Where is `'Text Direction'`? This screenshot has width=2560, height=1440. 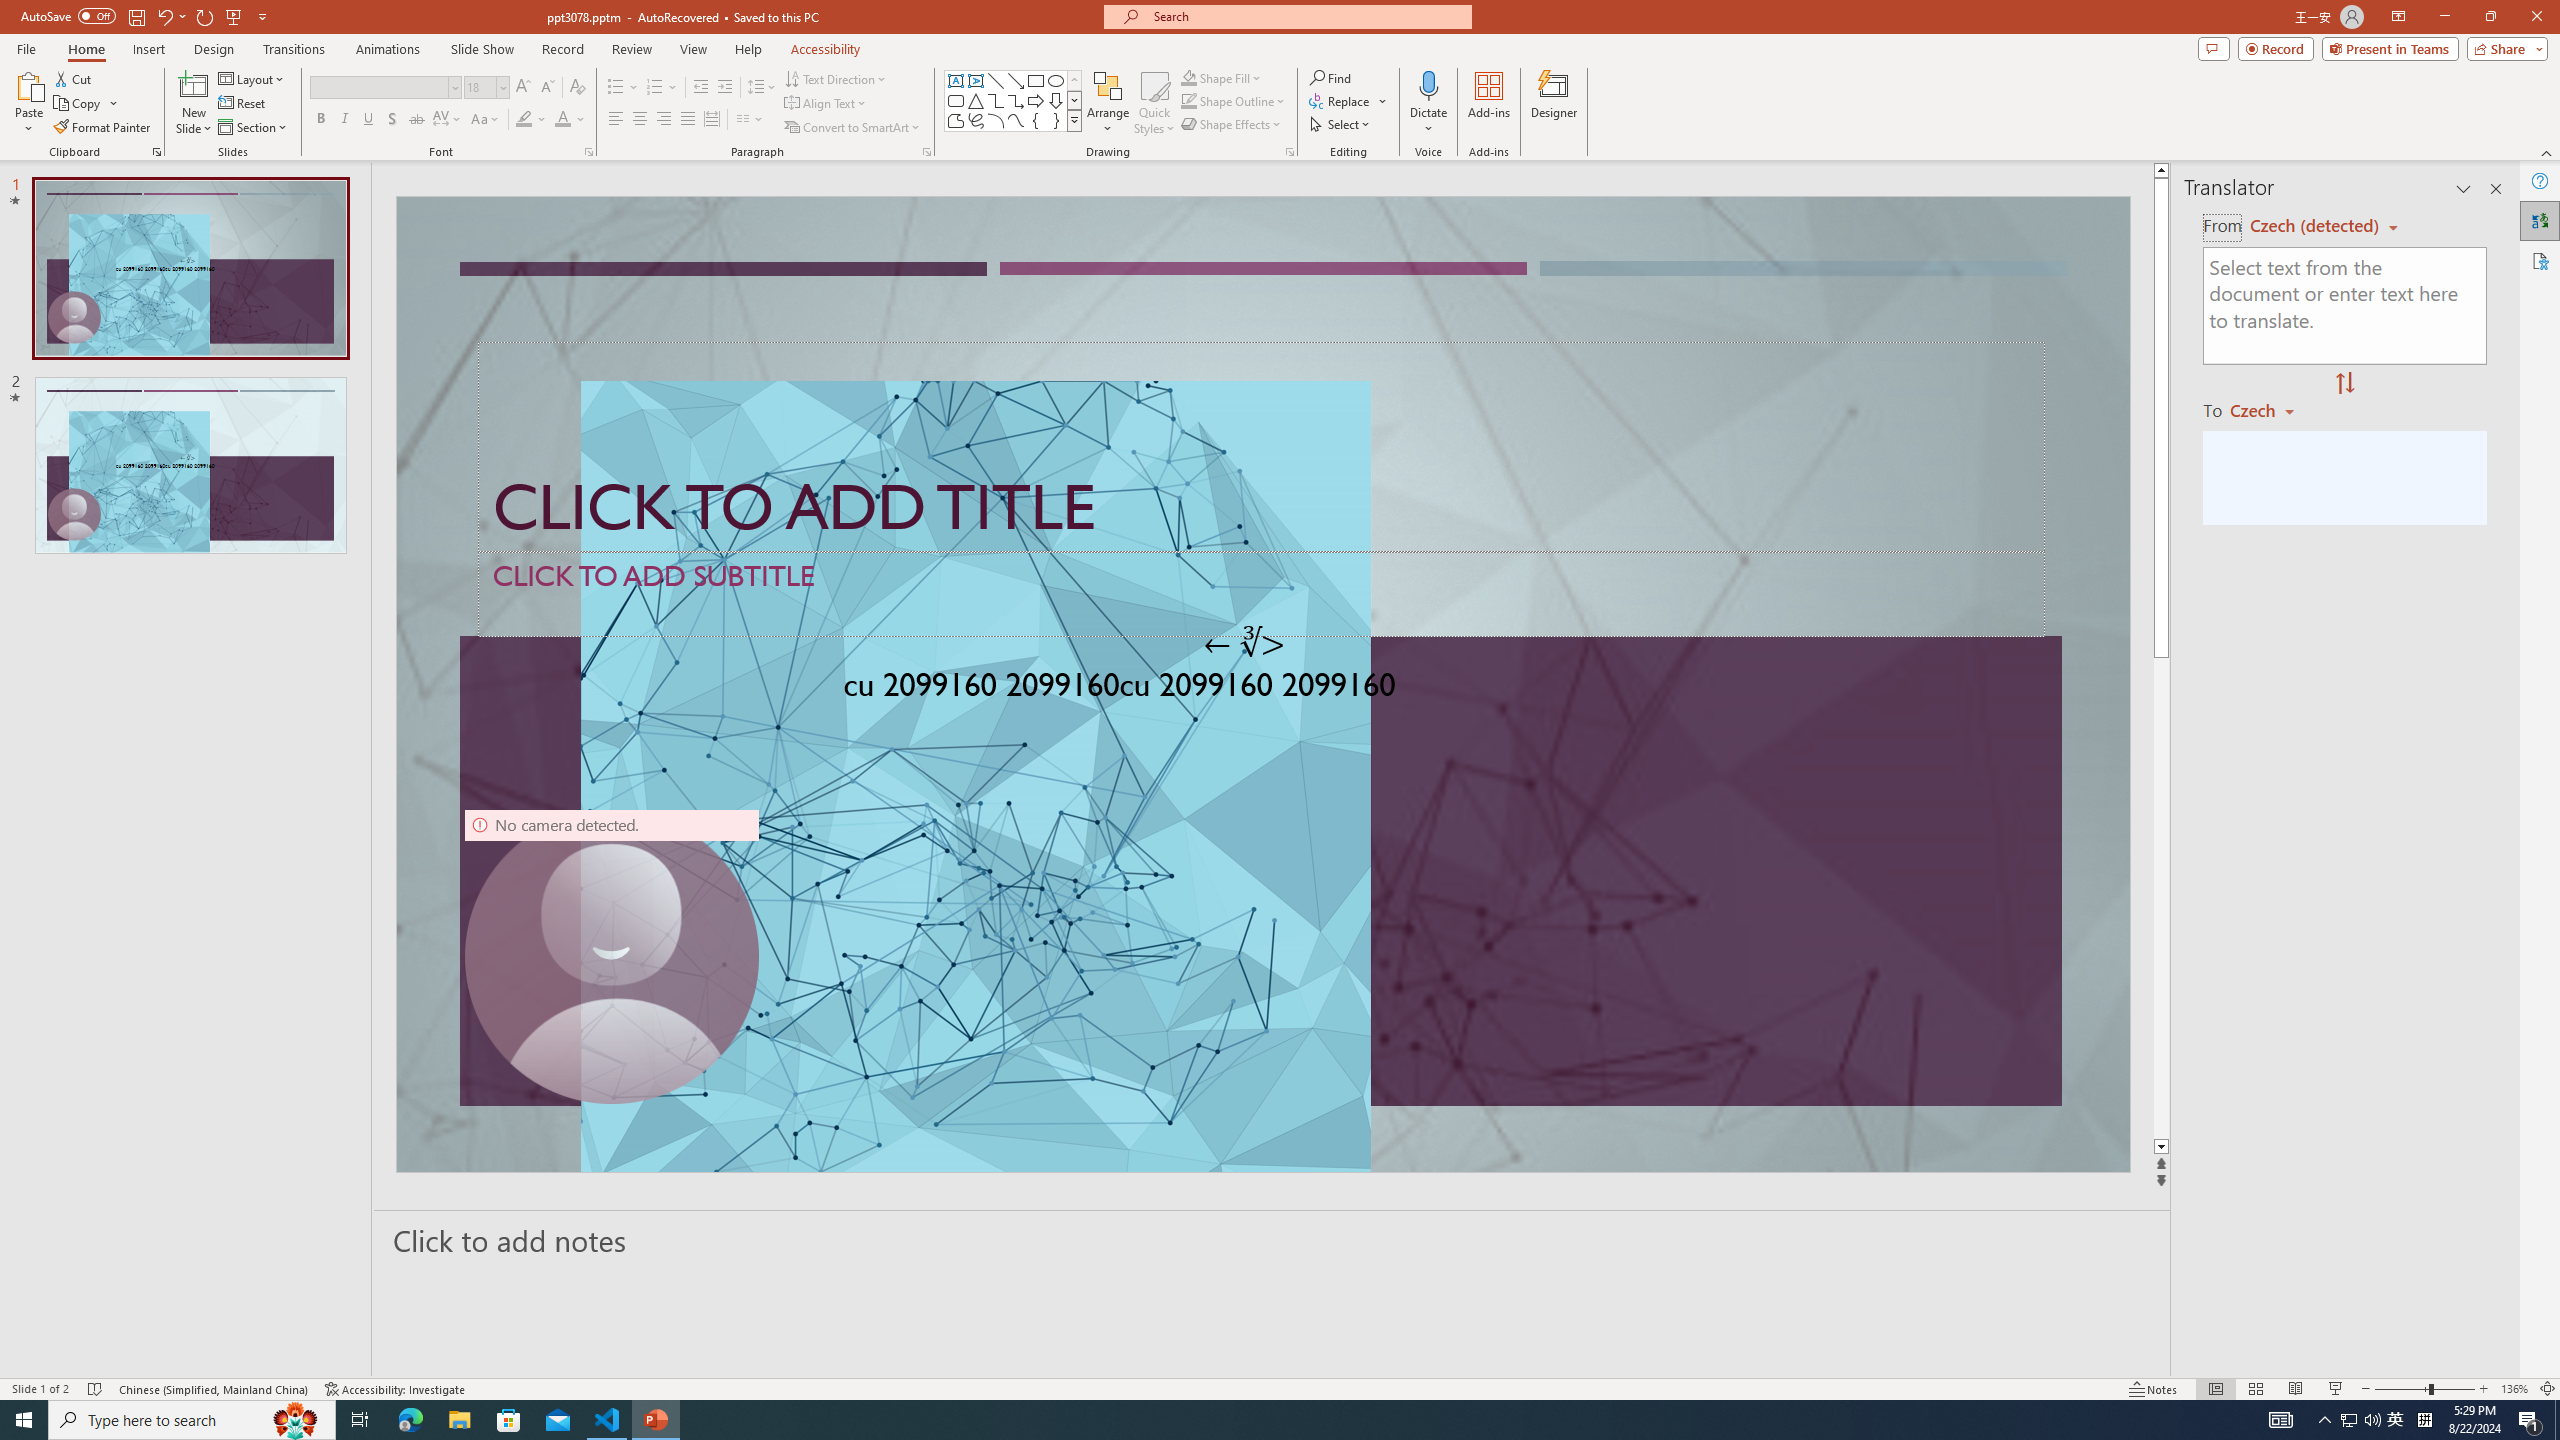 'Text Direction' is located at coordinates (836, 78).